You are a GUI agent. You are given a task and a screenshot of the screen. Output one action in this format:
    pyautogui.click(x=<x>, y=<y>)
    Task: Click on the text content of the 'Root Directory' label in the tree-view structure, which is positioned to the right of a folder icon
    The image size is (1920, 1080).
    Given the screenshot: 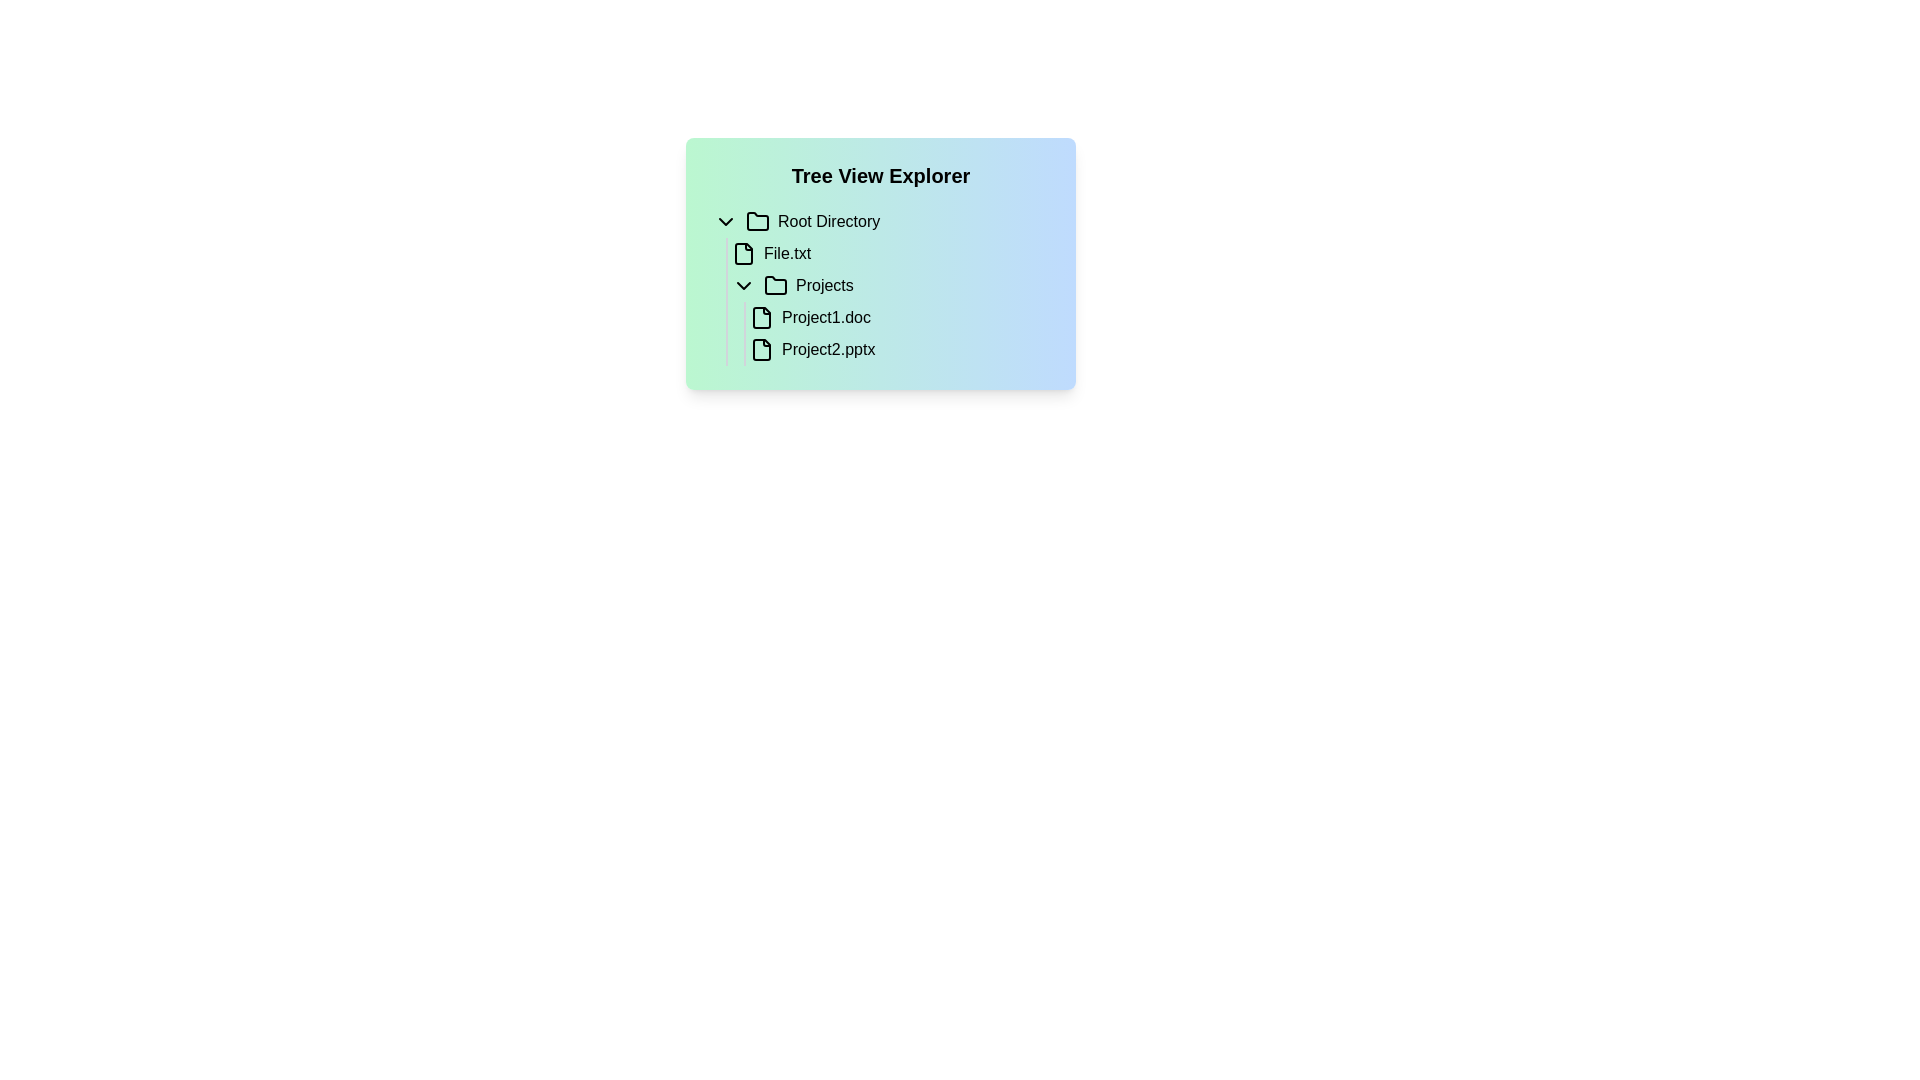 What is the action you would take?
    pyautogui.click(x=829, y=222)
    